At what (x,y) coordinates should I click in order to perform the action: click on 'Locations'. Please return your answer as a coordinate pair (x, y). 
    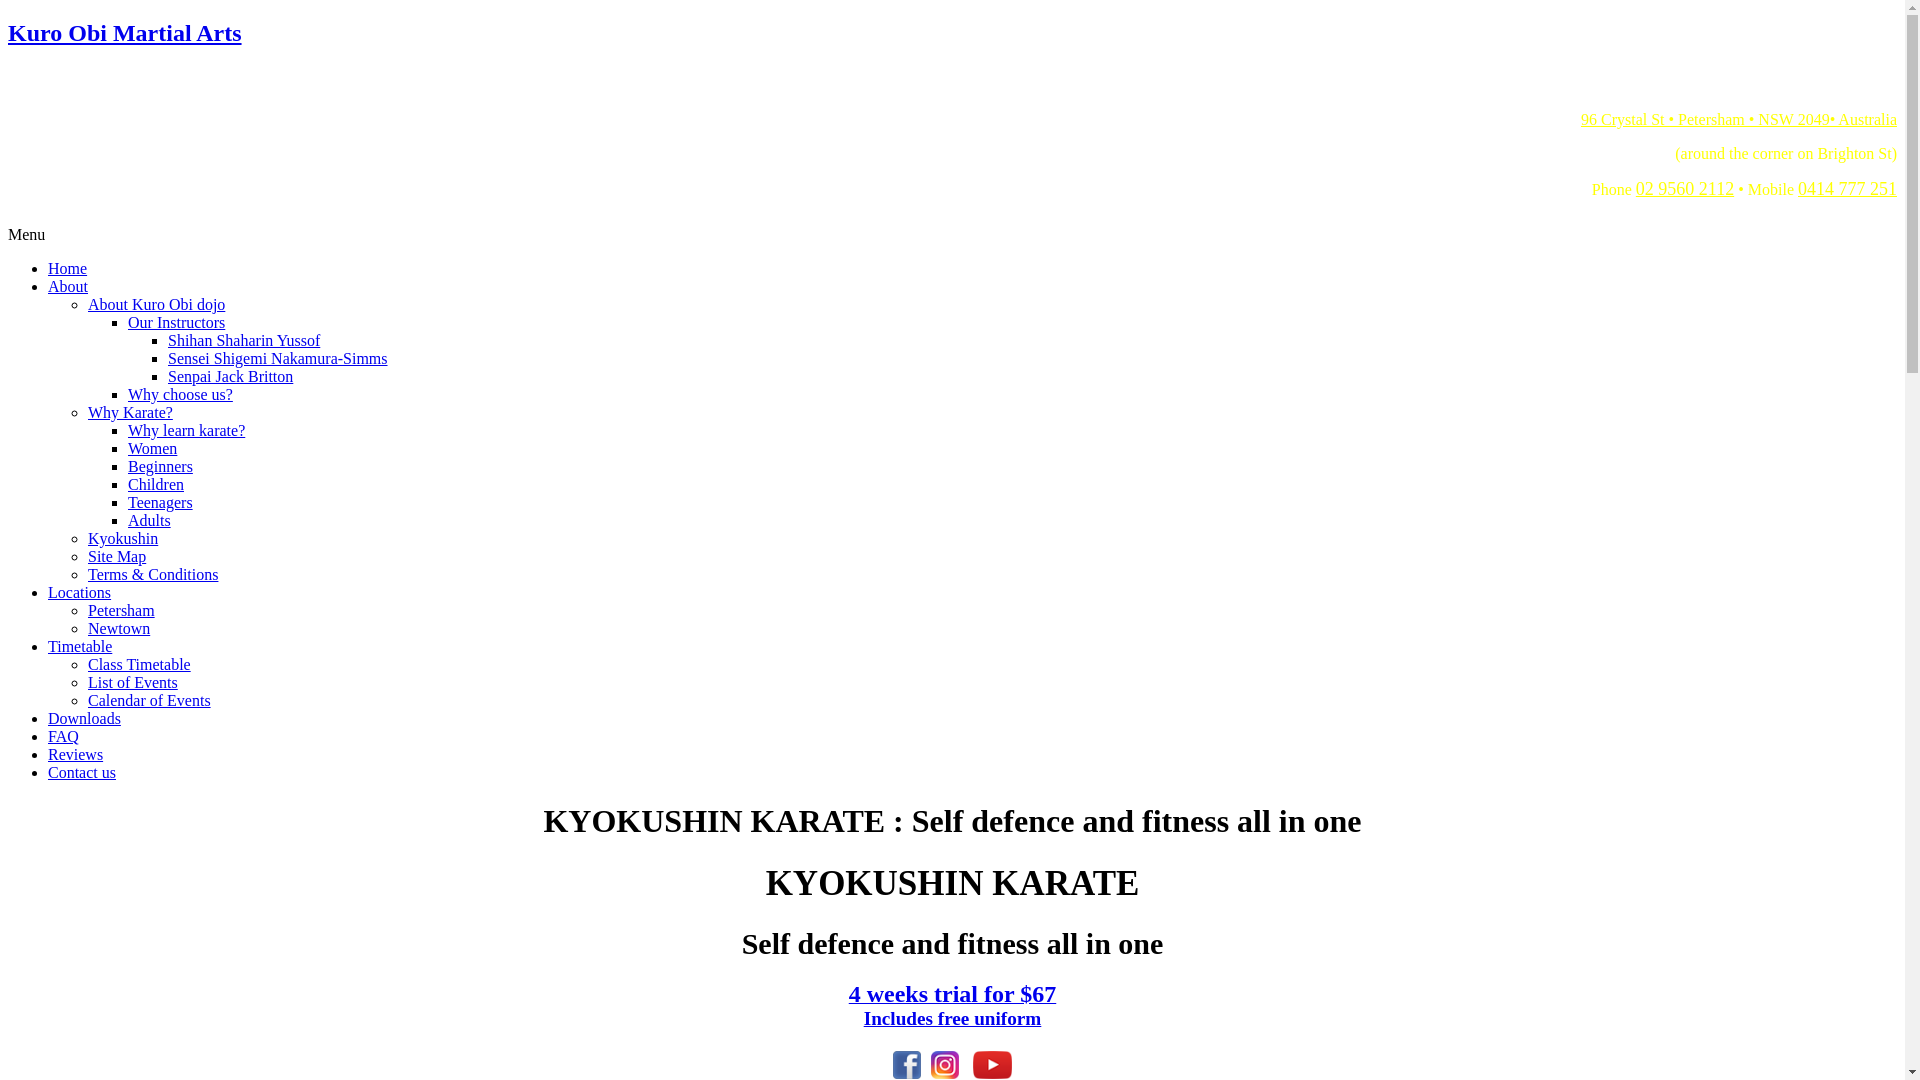
    Looking at the image, I should click on (79, 591).